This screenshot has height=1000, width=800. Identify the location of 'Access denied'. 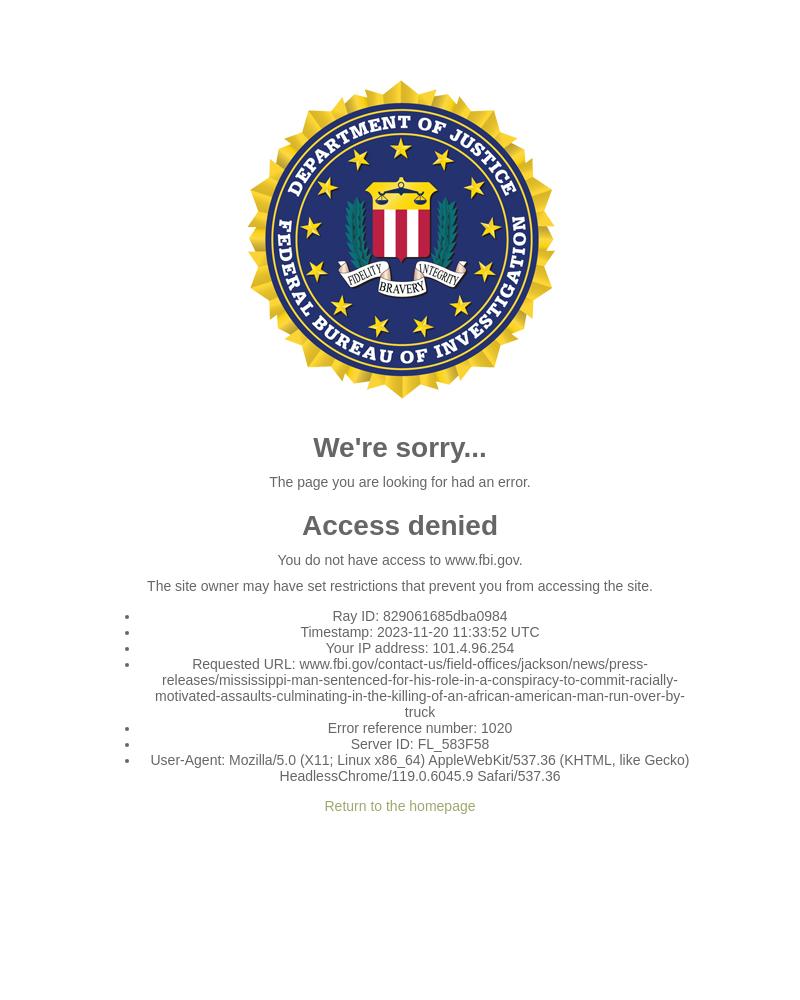
(398, 525).